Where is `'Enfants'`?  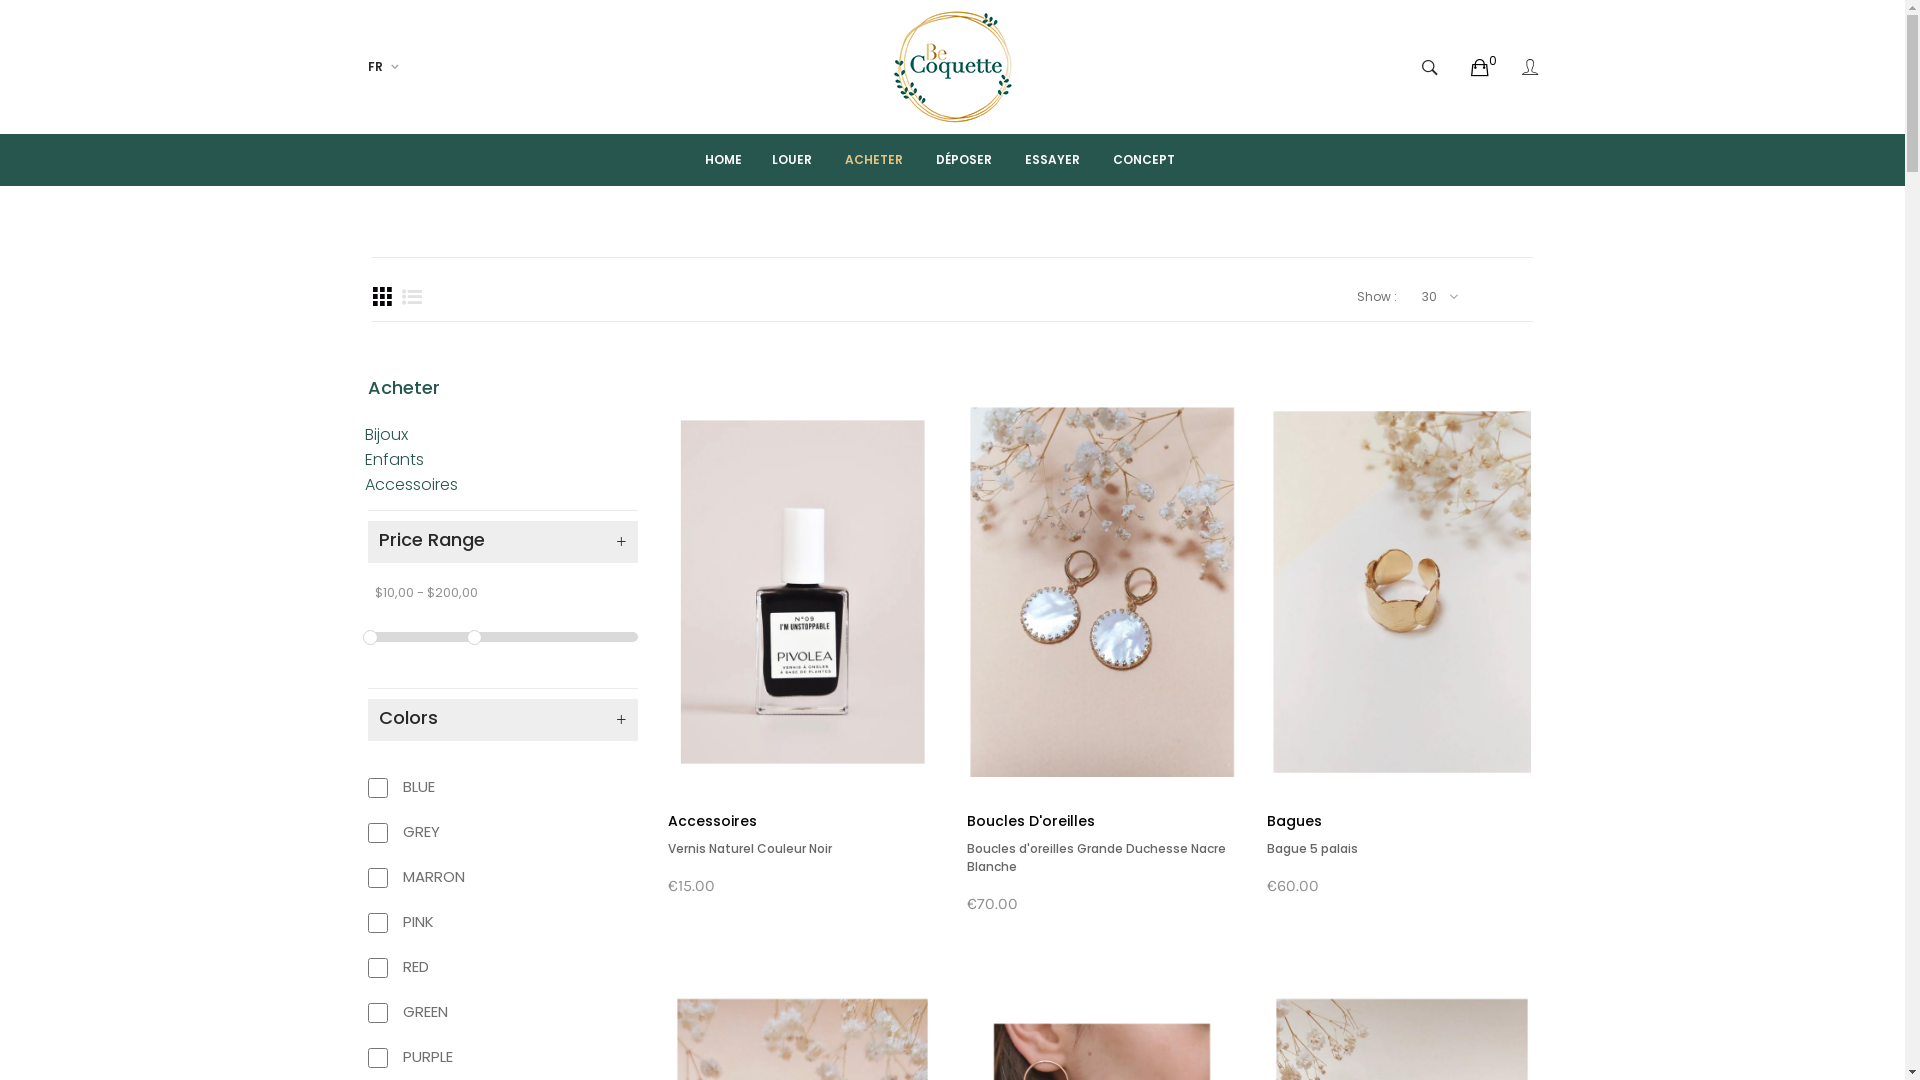 'Enfants' is located at coordinates (393, 459).